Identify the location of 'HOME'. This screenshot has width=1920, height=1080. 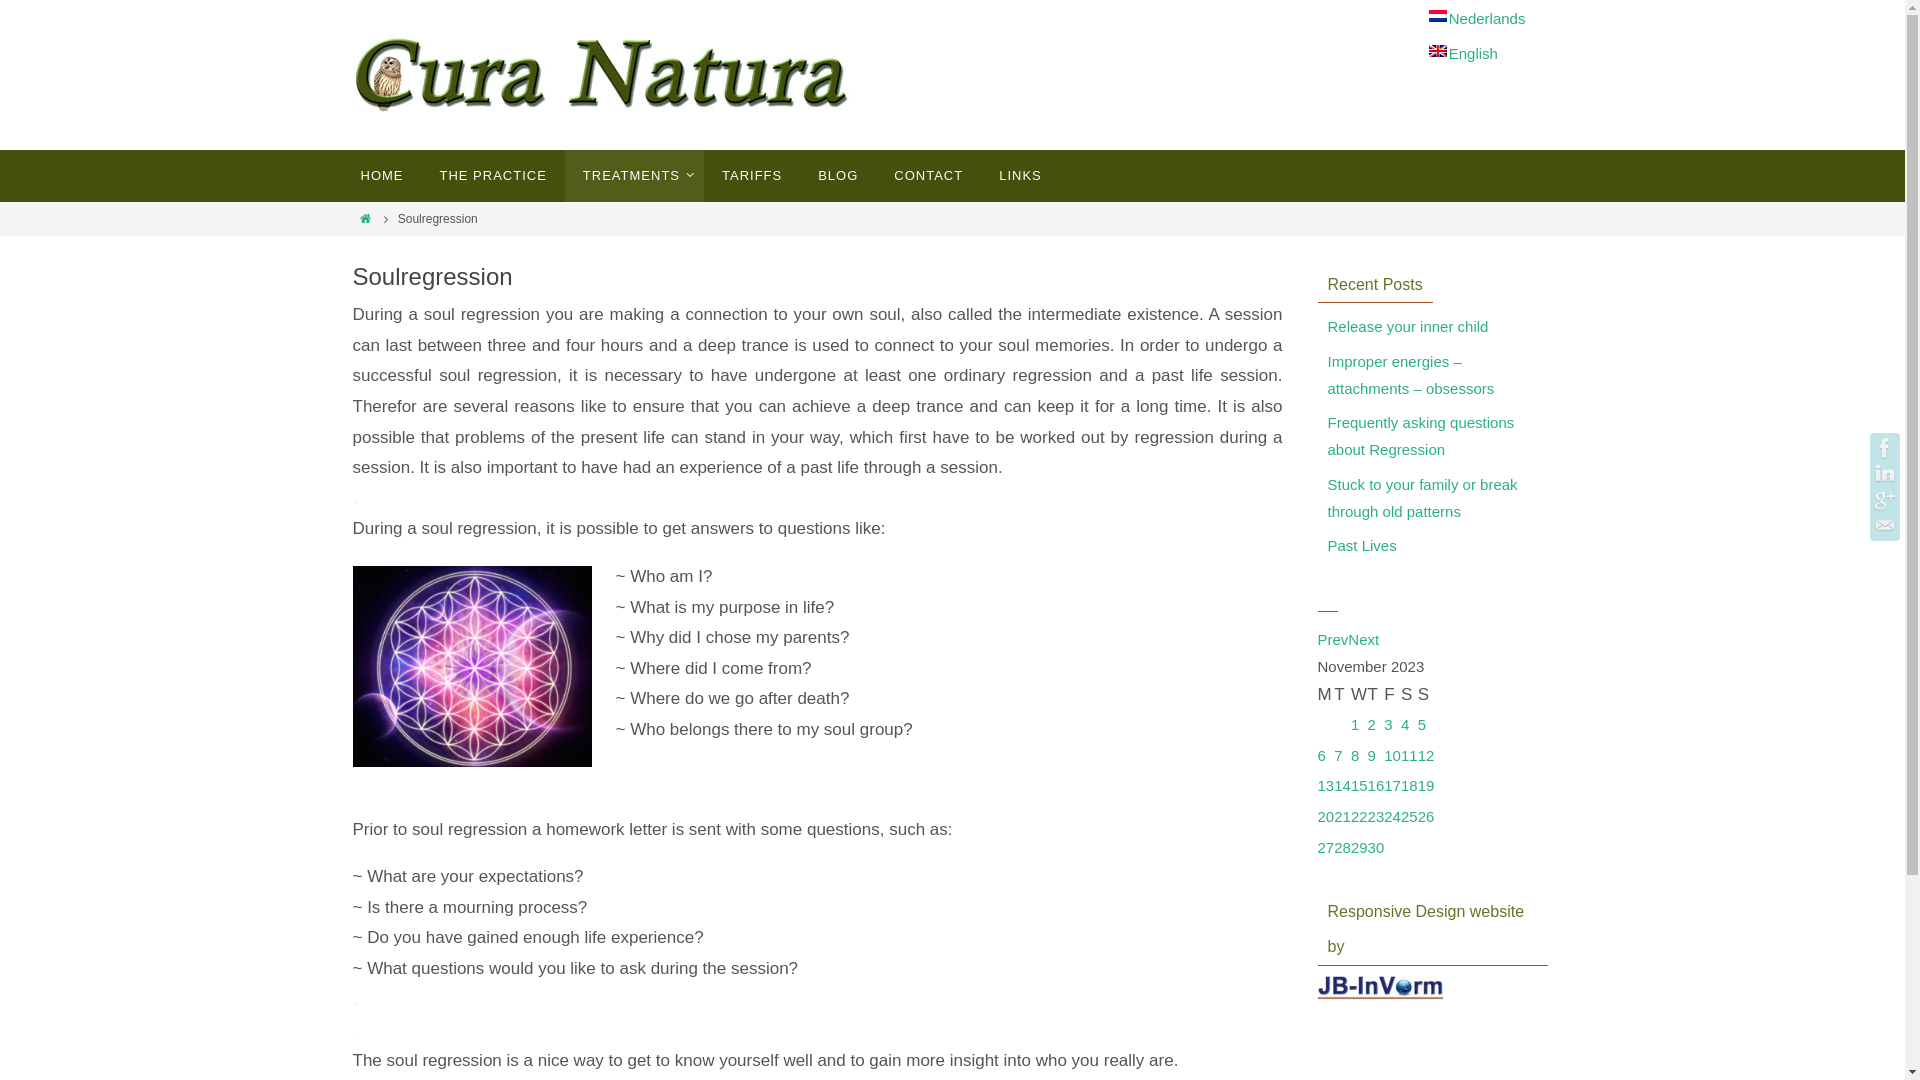
(381, 175).